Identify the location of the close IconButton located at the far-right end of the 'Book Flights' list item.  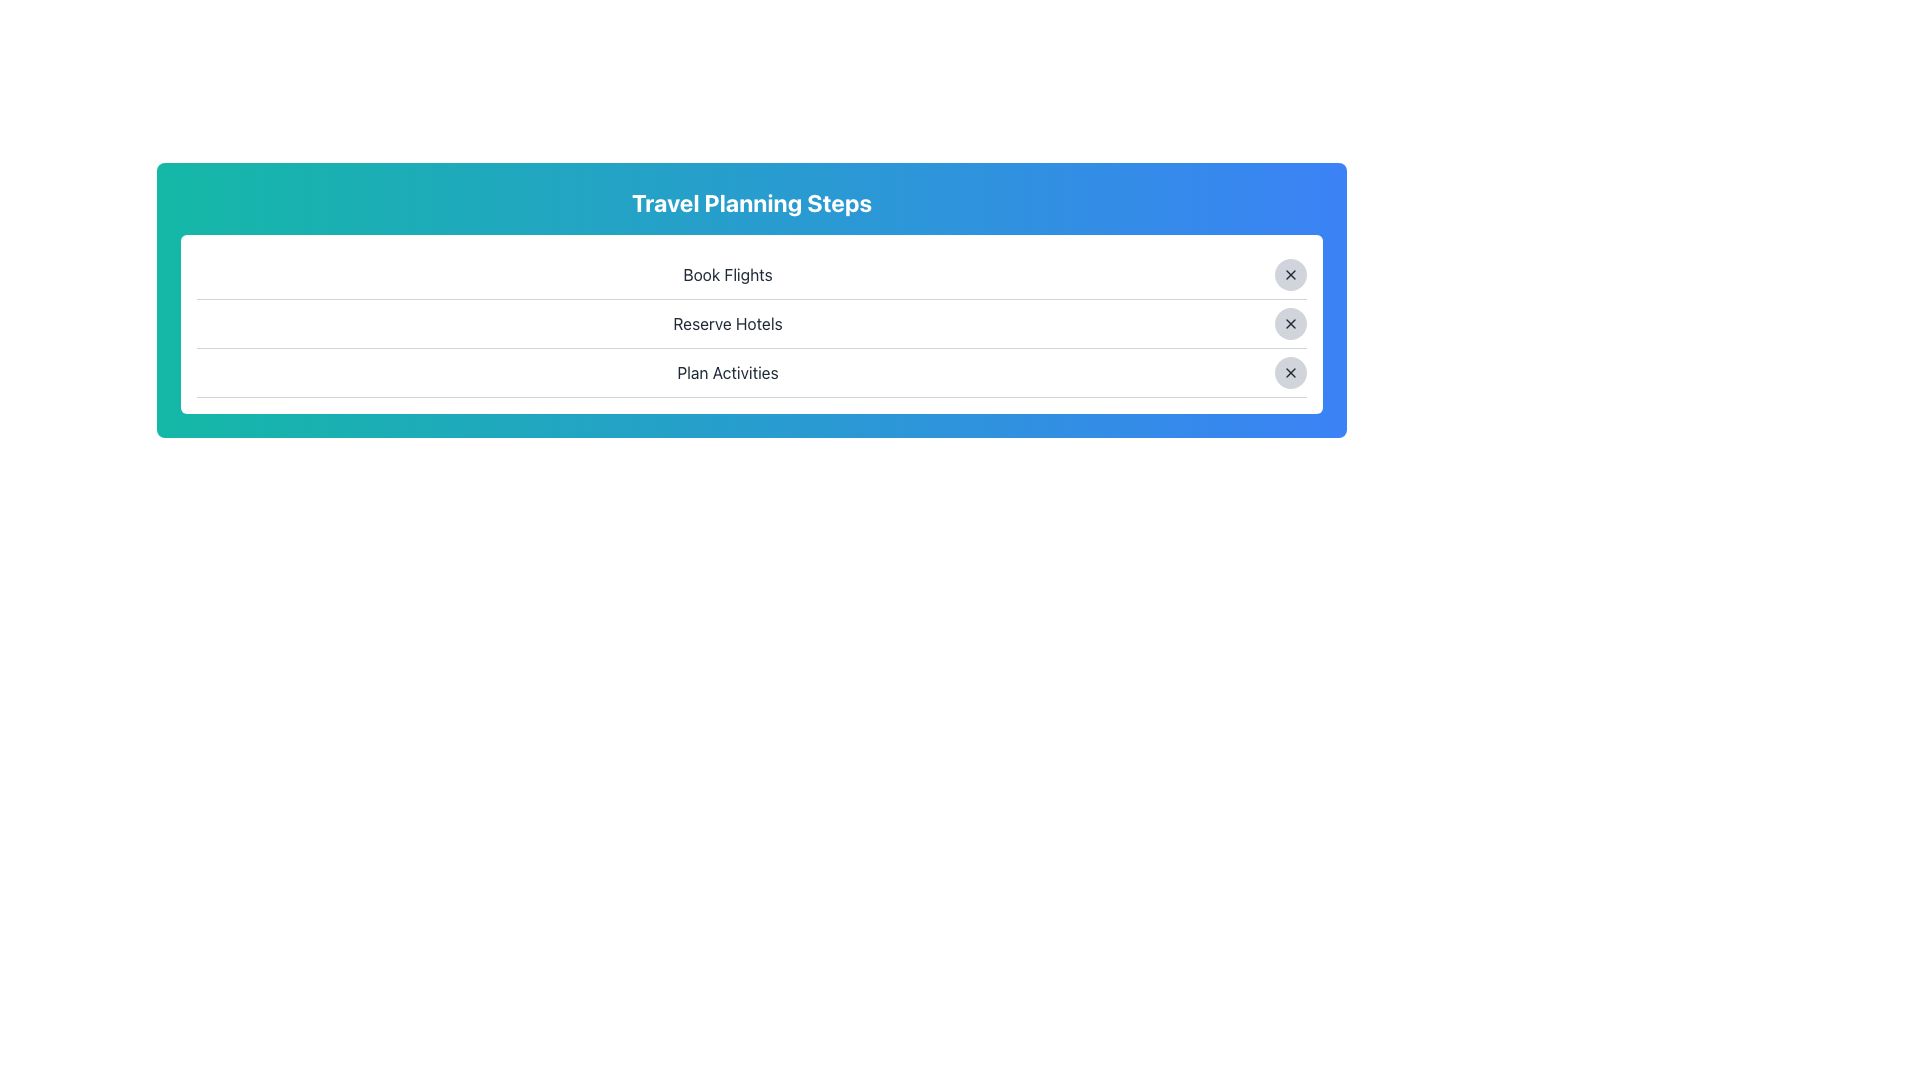
(1291, 274).